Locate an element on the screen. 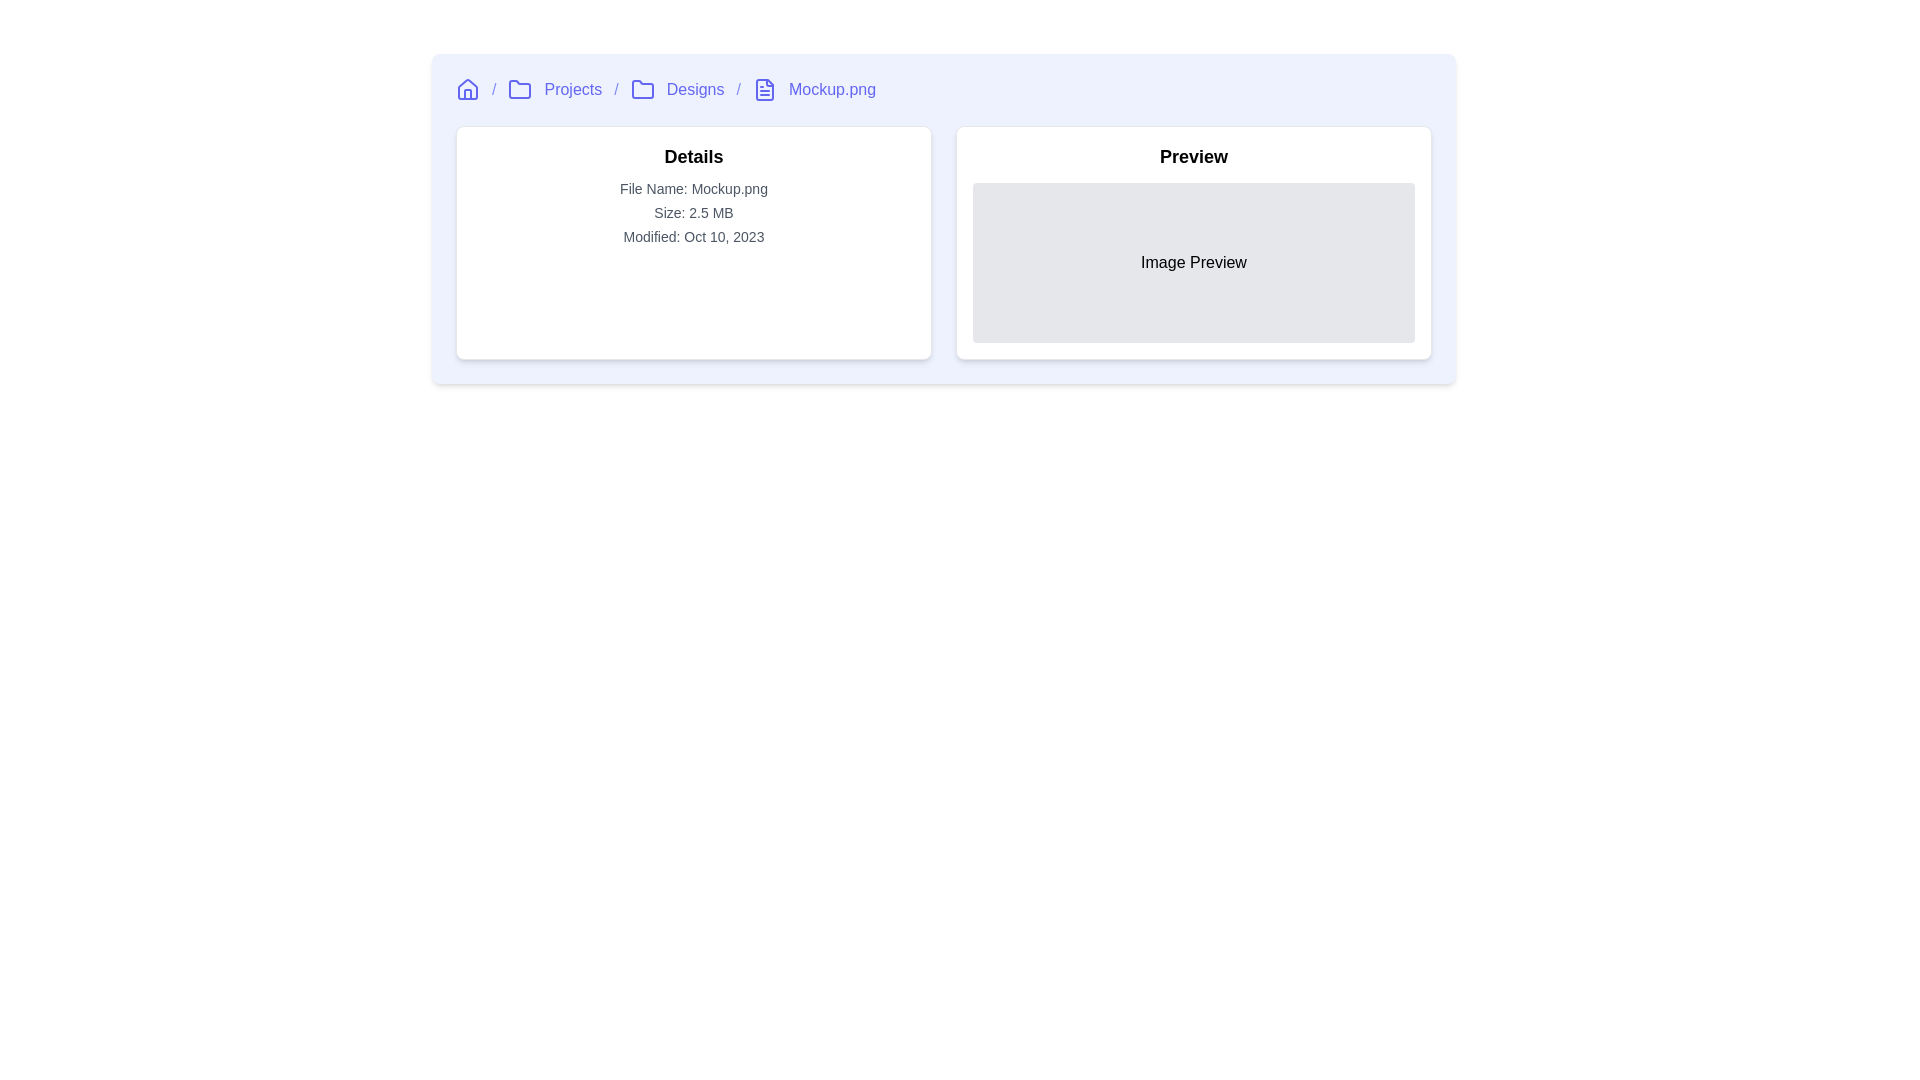 This screenshot has height=1080, width=1920. the vibrant folder icon in the breadcrumb navigation bar is located at coordinates (642, 88).